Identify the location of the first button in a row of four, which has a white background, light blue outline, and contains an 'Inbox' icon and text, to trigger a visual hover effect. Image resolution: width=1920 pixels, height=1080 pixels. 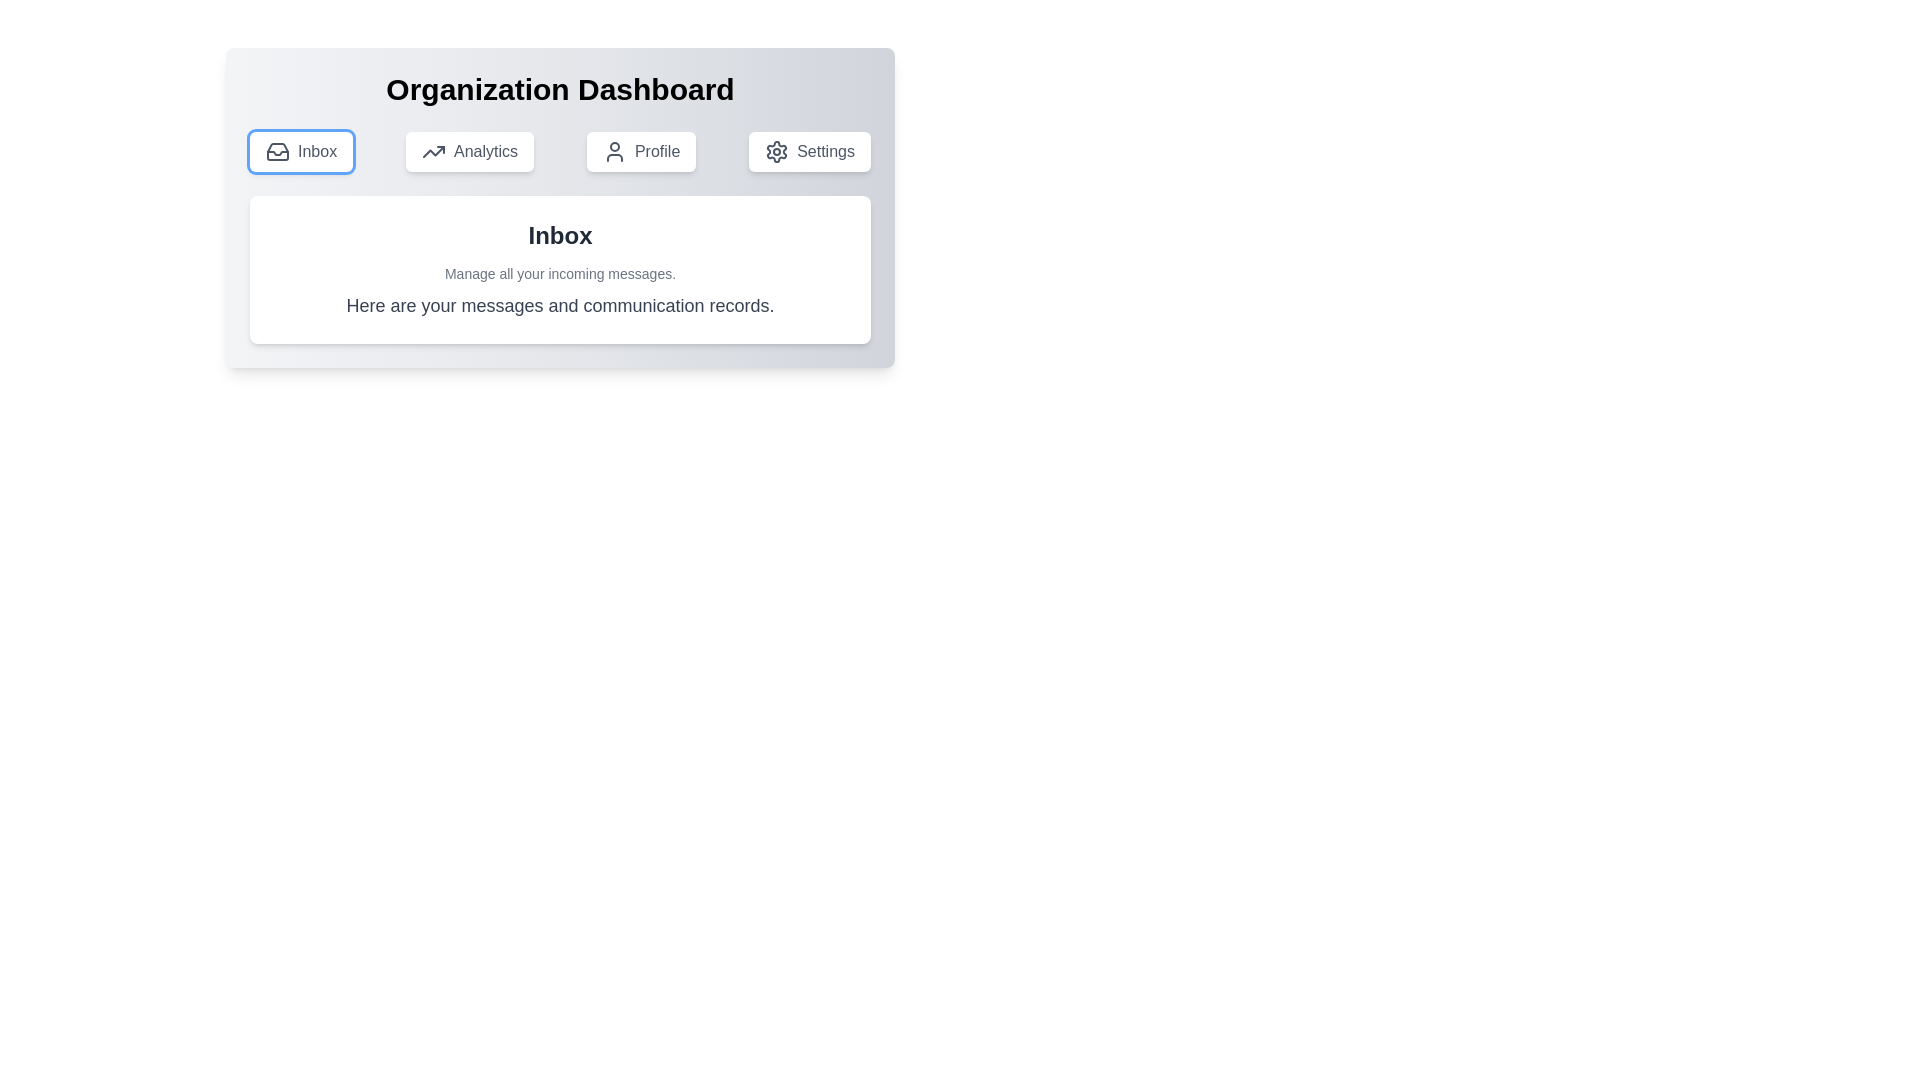
(300, 150).